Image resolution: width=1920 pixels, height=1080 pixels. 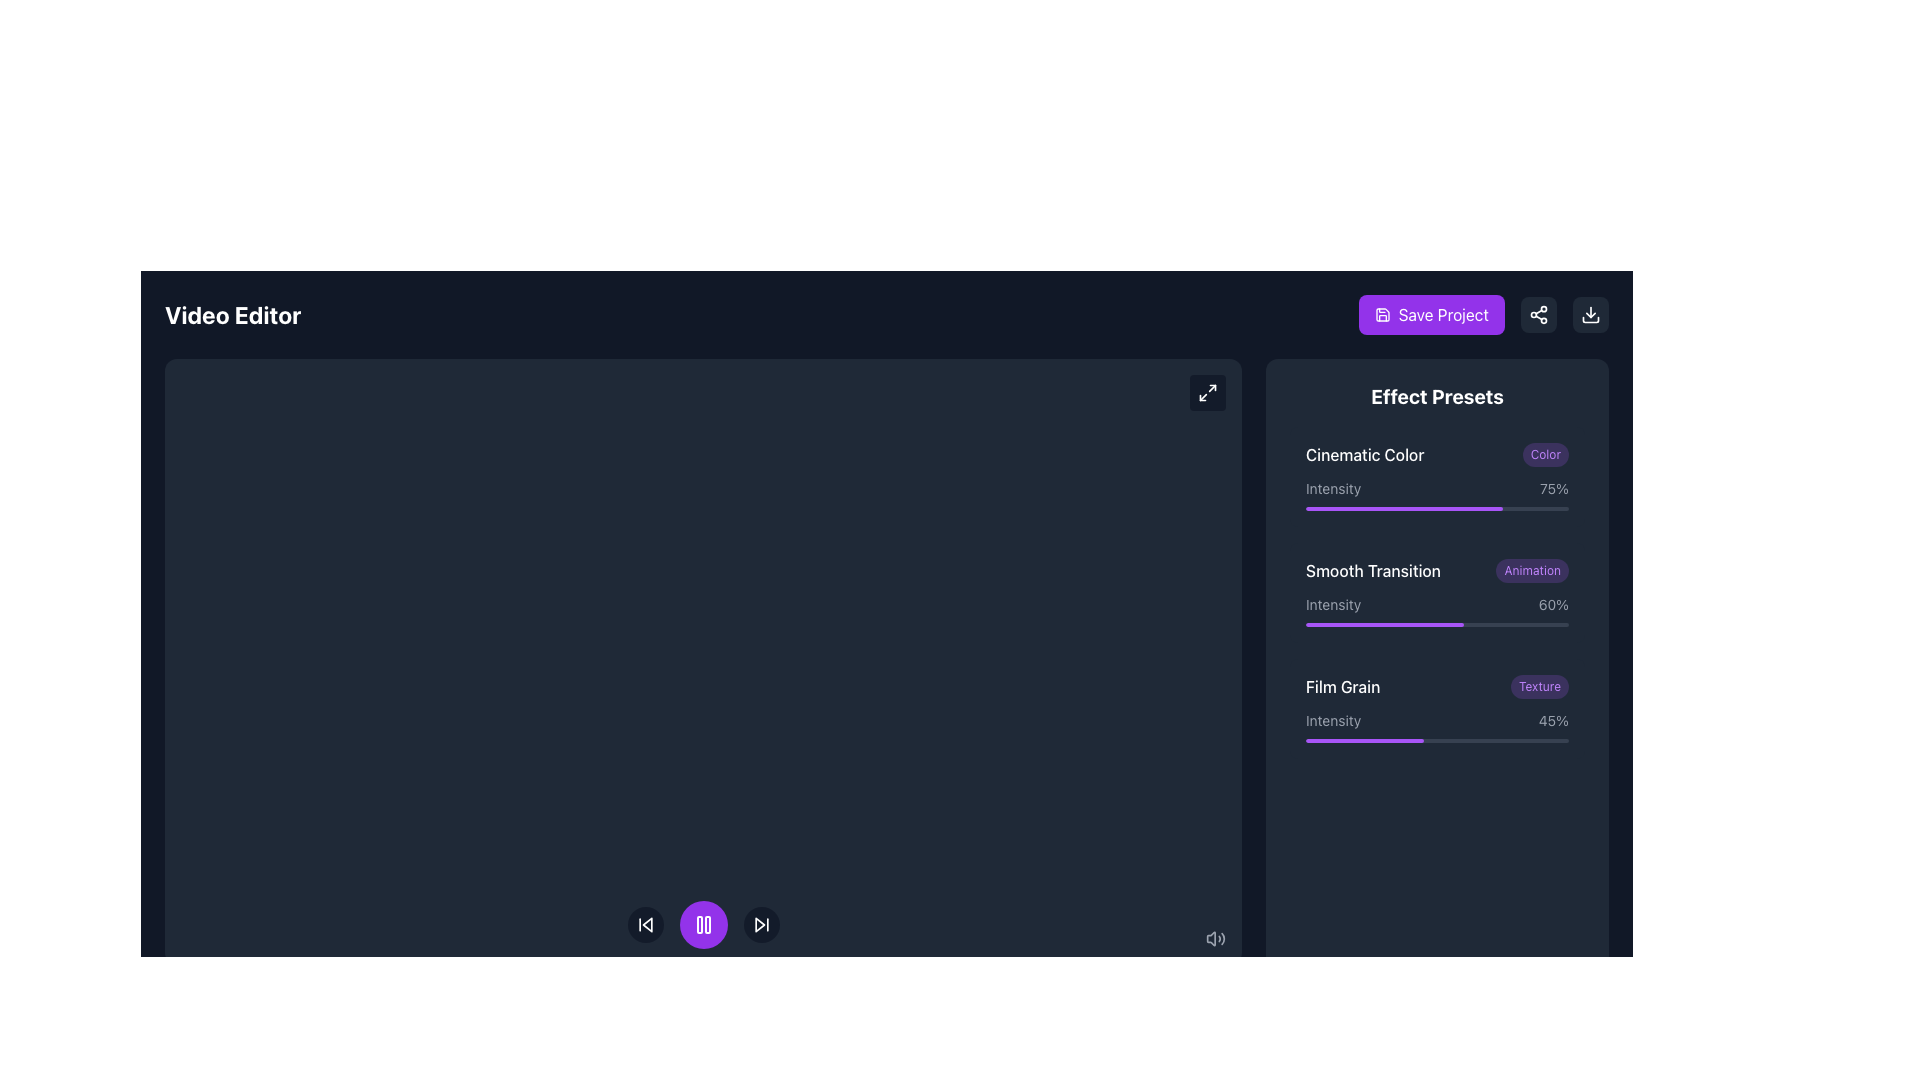 What do you see at coordinates (1383, 623) in the screenshot?
I see `the width of the purple progress bar segment under the 'Smooth Transition' intensity setting to gauge the setting value` at bounding box center [1383, 623].